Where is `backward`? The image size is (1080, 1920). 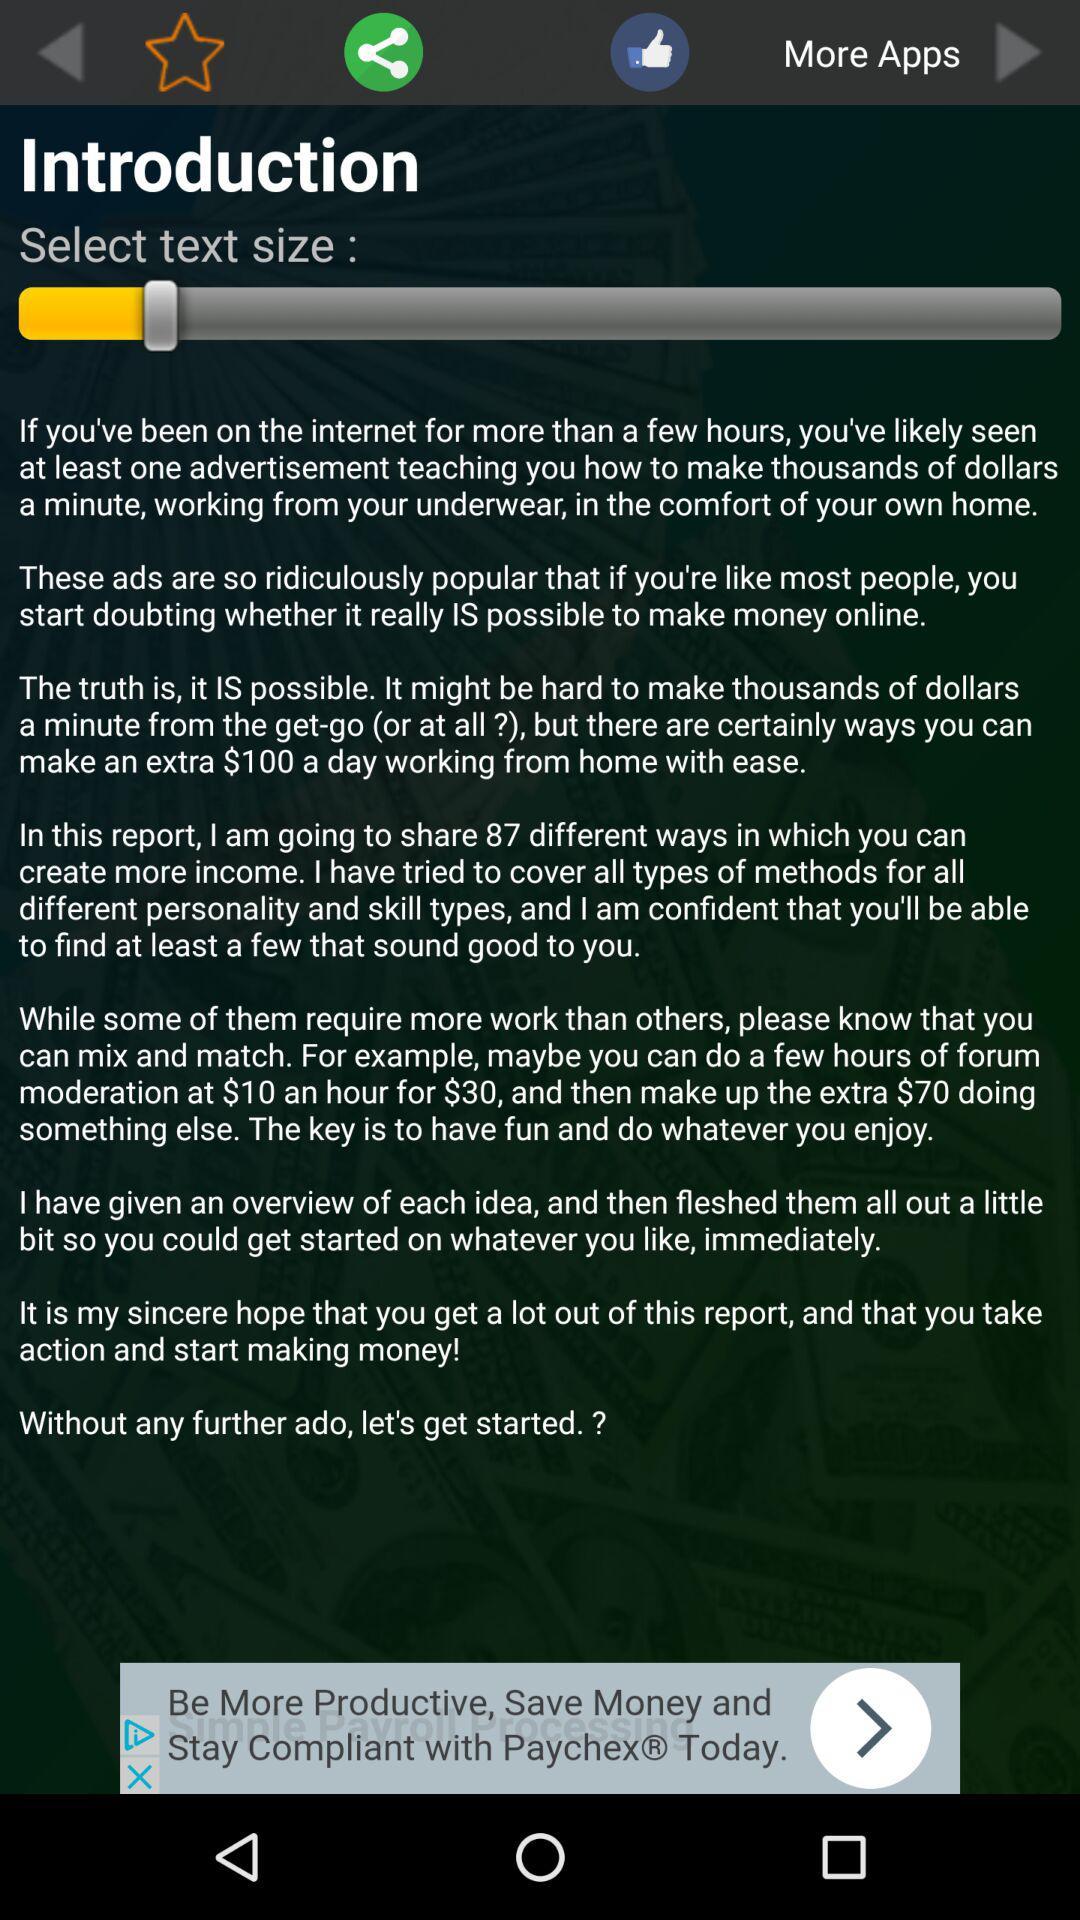 backward is located at coordinates (58, 52).